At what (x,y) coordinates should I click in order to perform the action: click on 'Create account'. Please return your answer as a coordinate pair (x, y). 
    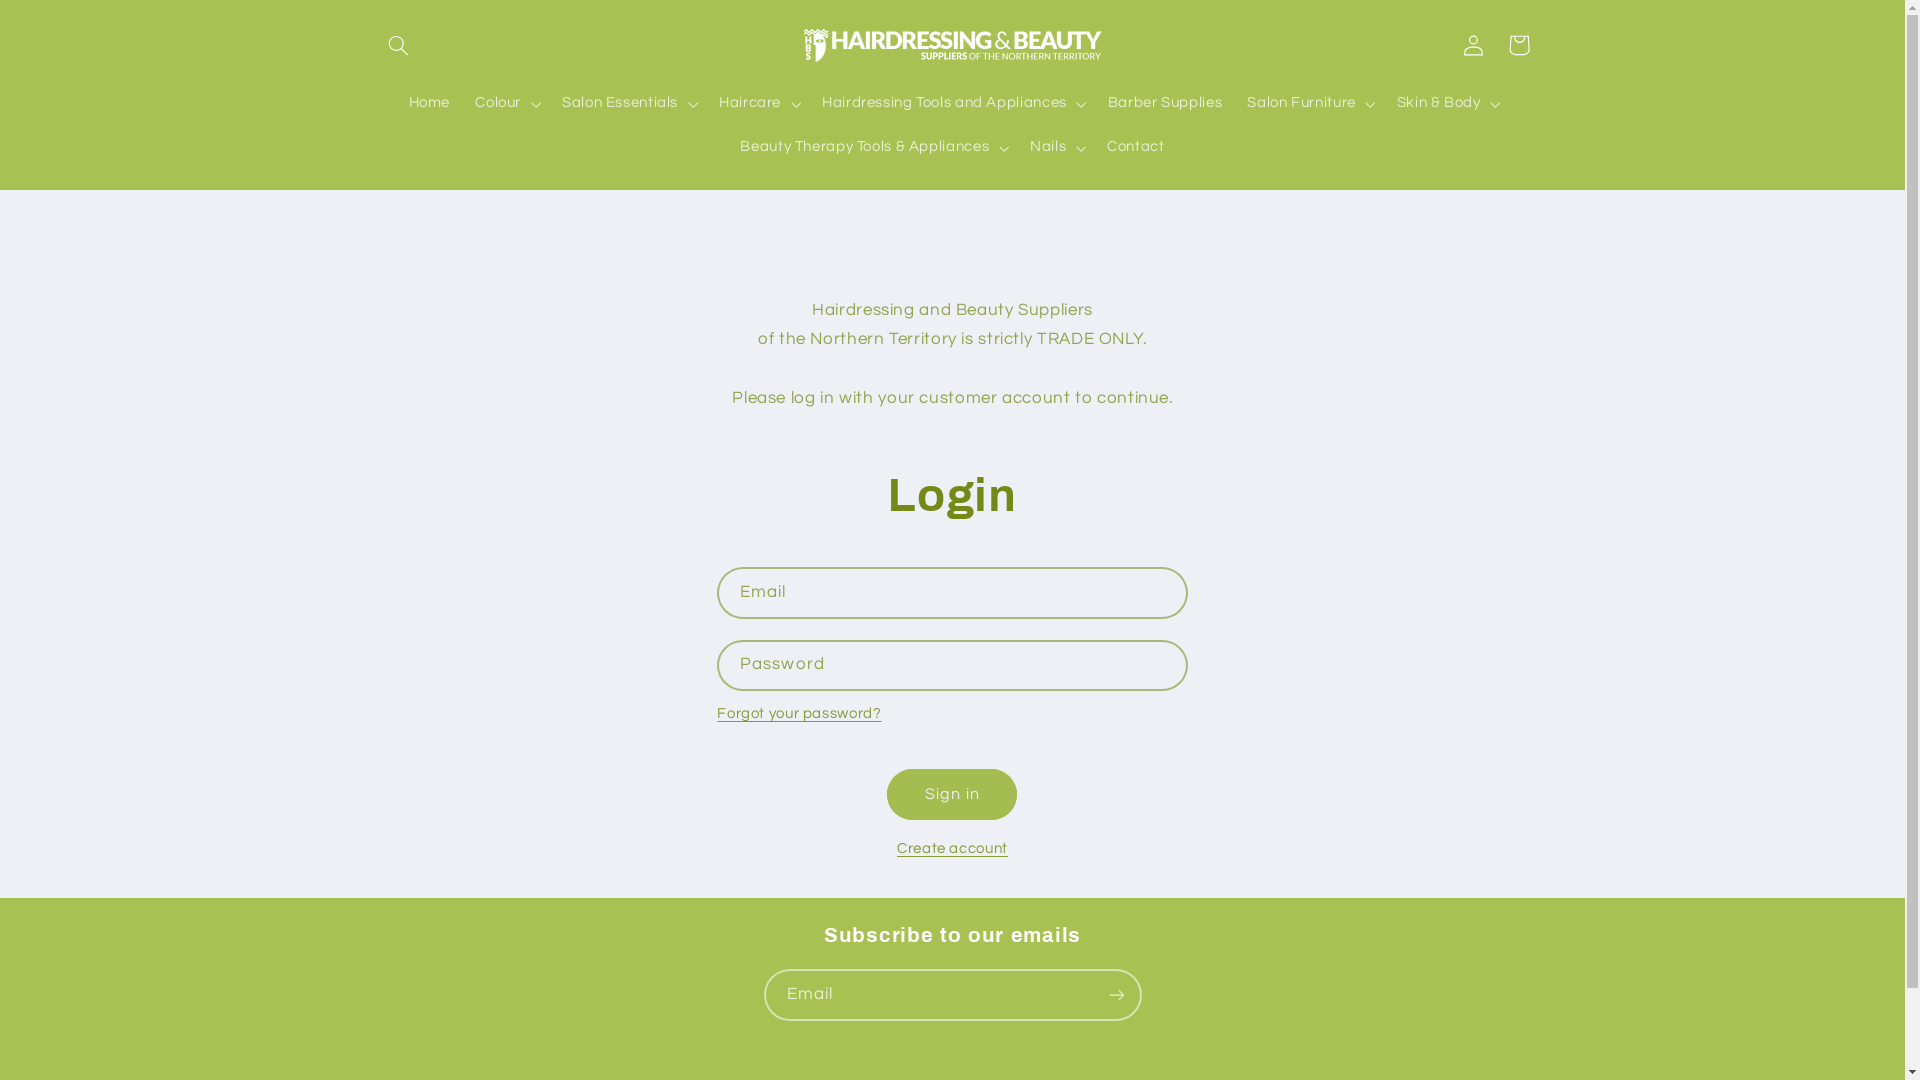
    Looking at the image, I should click on (951, 848).